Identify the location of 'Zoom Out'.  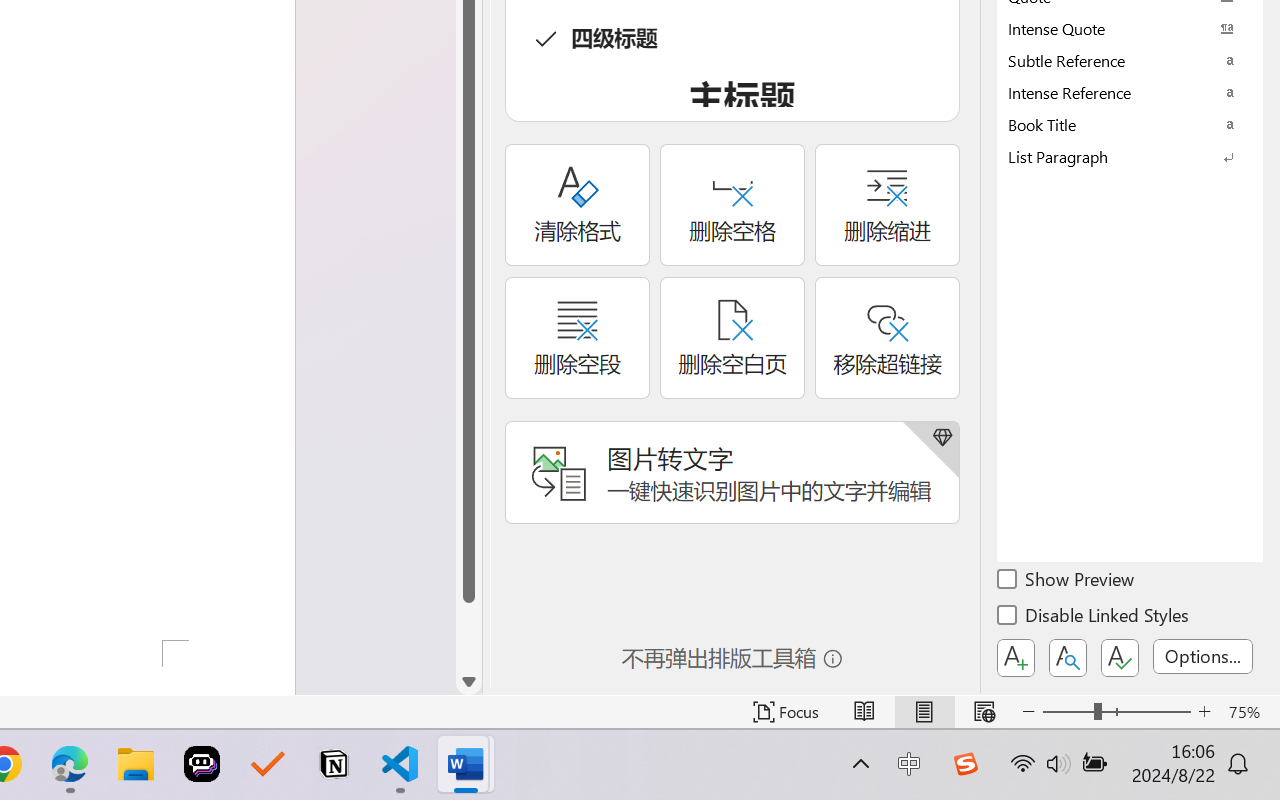
(1067, 711).